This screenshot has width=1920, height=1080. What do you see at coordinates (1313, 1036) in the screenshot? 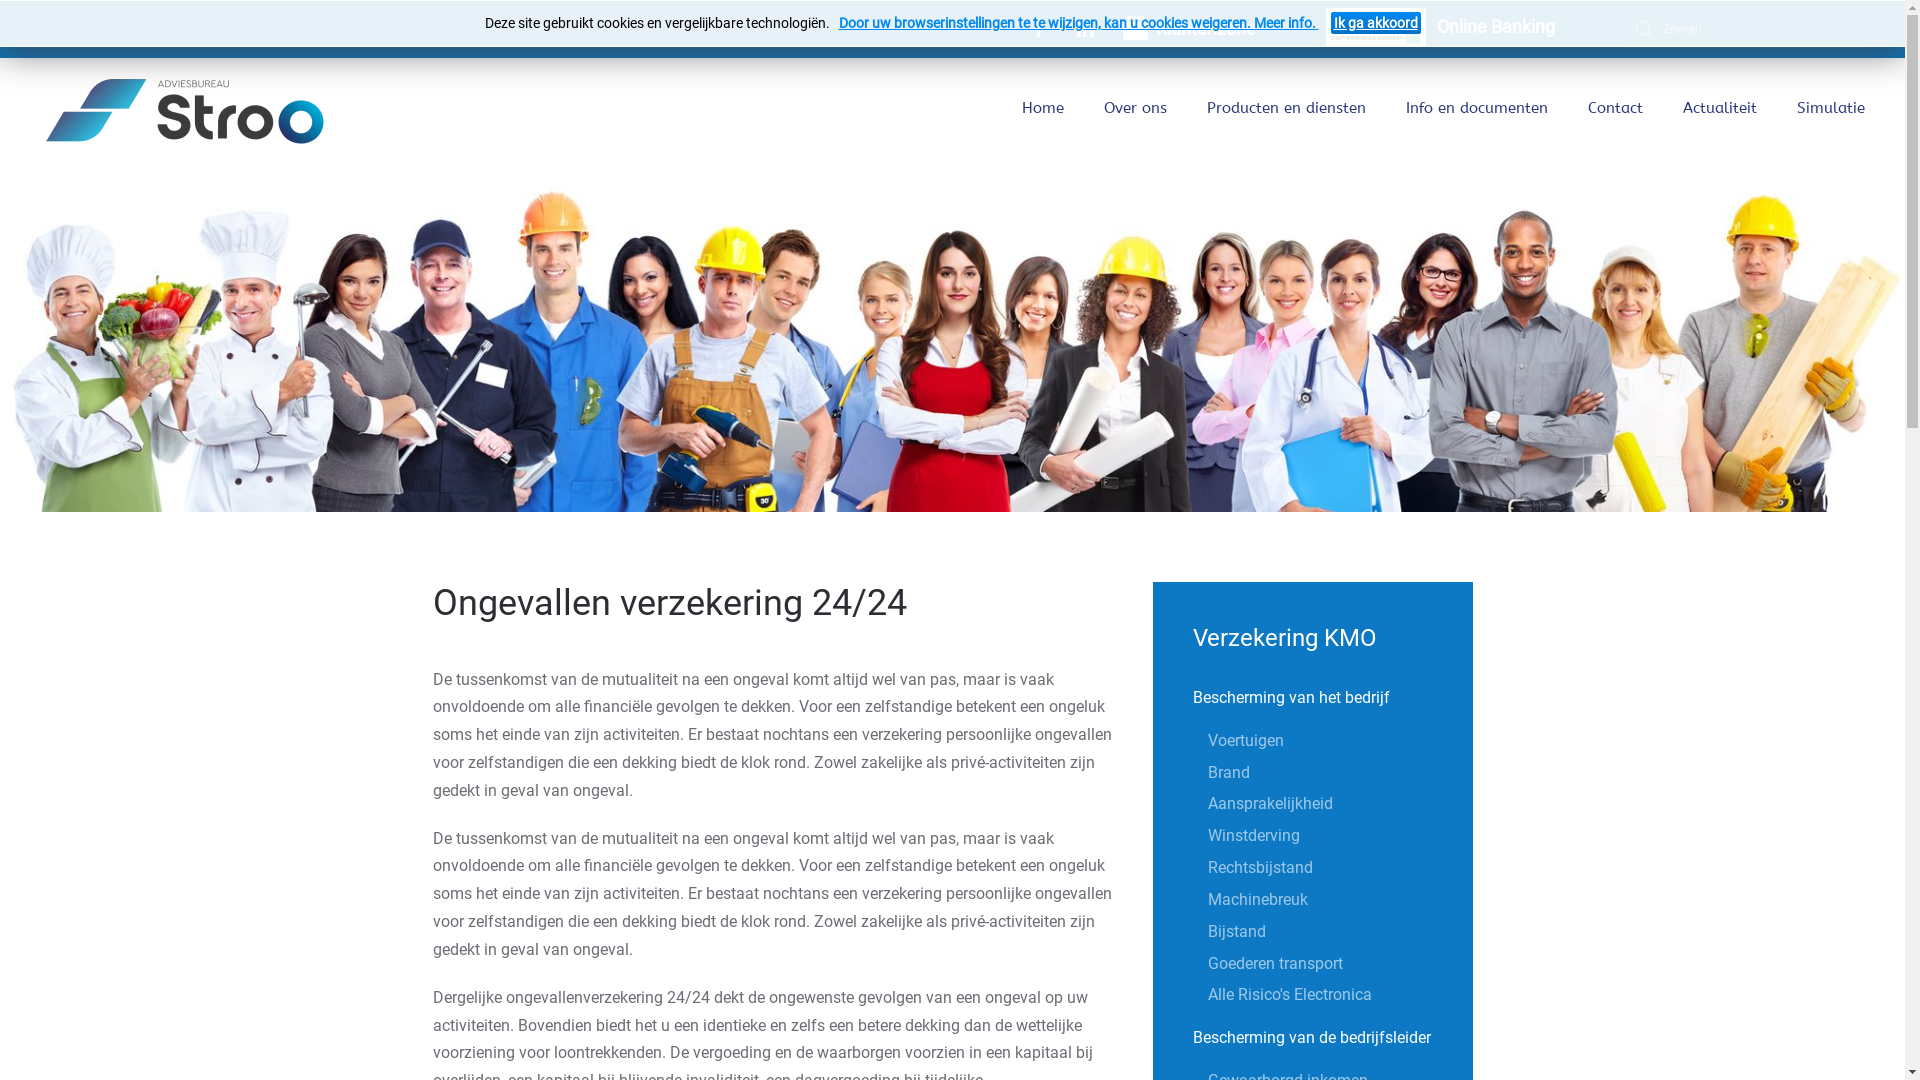
I see `'Bescherming van de bedrijfsleider'` at bounding box center [1313, 1036].